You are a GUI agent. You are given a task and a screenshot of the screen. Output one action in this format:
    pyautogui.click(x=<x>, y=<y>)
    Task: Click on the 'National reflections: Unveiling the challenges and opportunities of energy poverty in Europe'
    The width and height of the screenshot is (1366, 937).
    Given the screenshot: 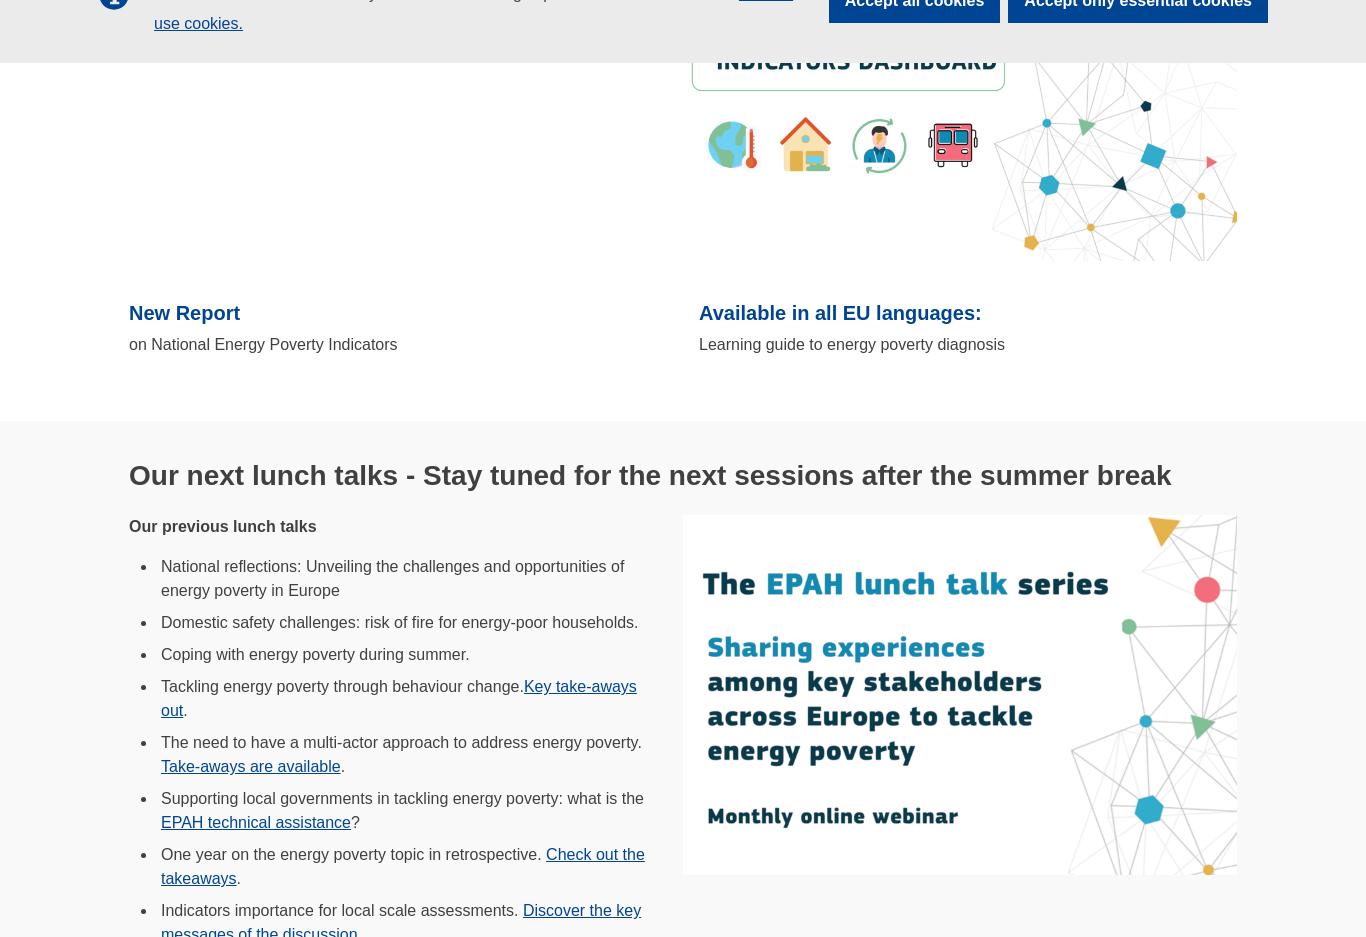 What is the action you would take?
    pyautogui.click(x=391, y=577)
    